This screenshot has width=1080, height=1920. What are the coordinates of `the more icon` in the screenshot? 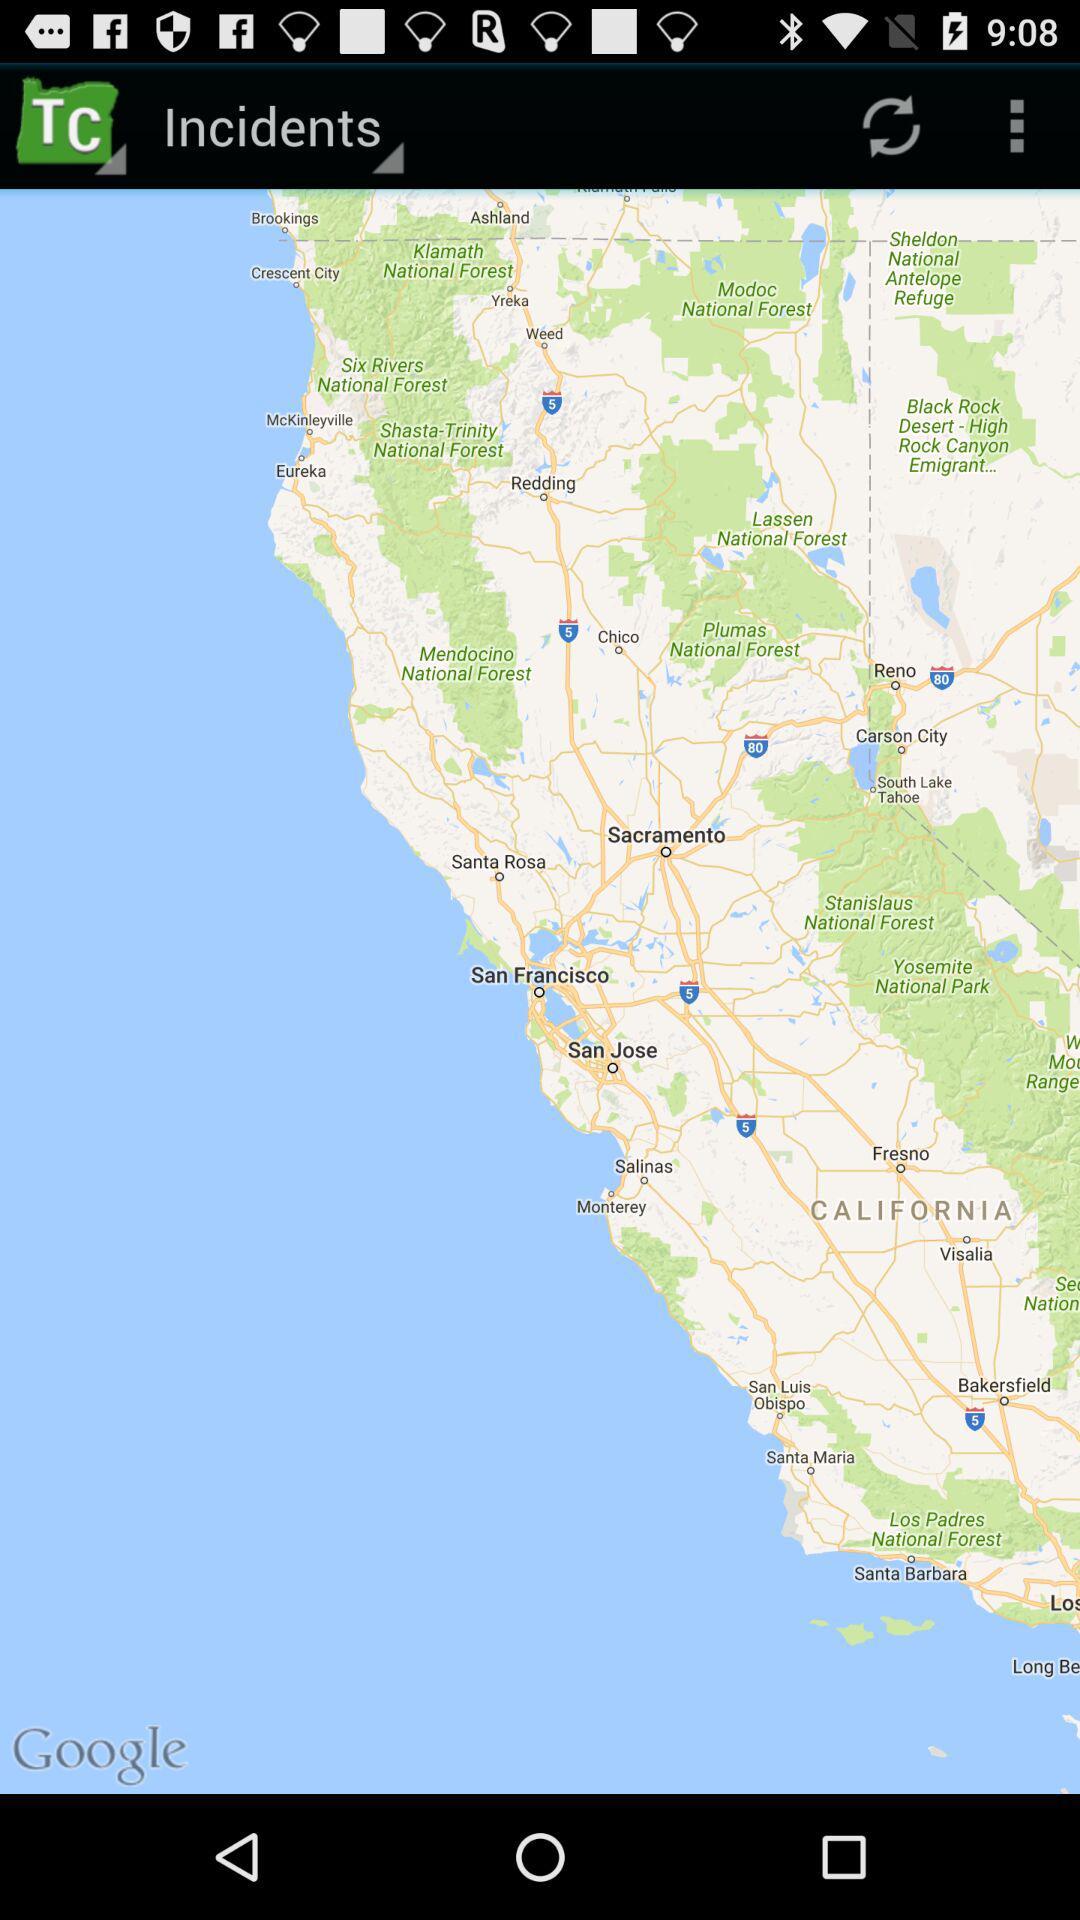 It's located at (1017, 133).